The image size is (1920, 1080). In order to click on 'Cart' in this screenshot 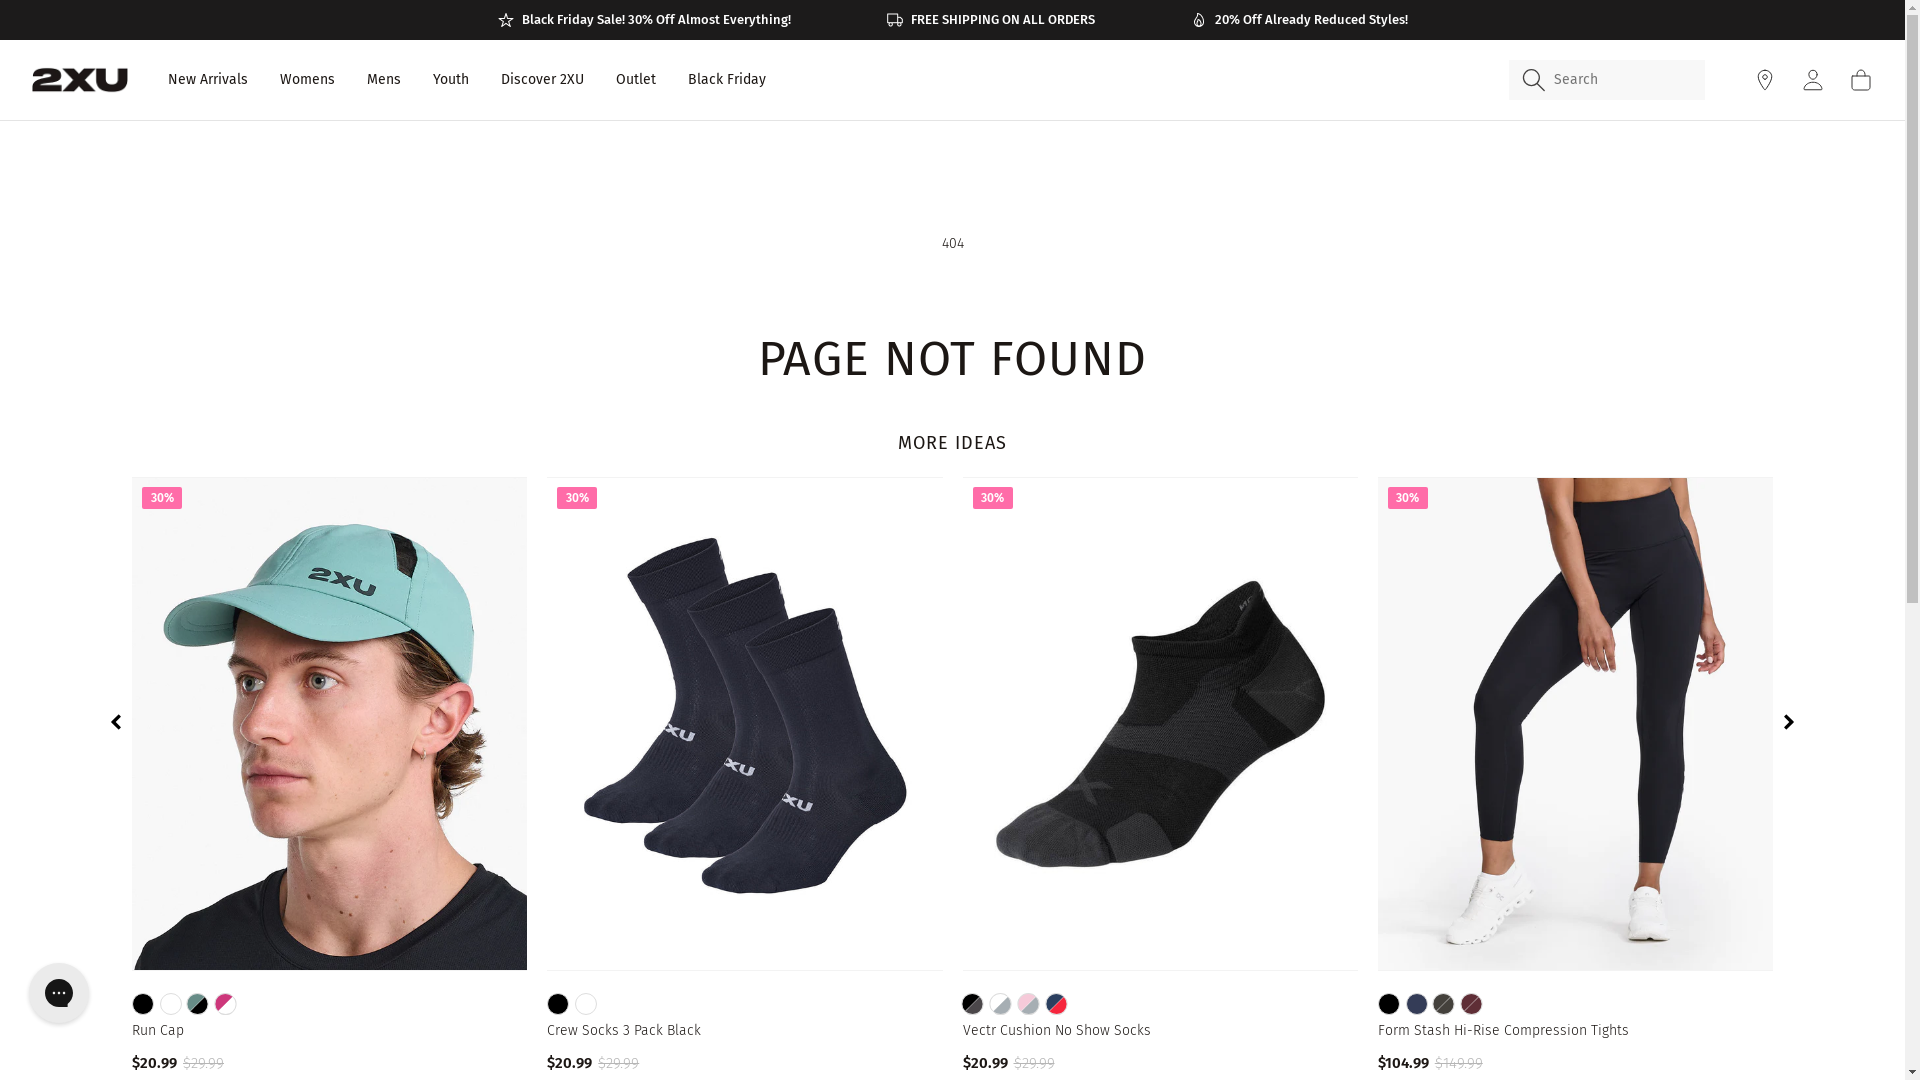, I will do `click(1860, 79)`.